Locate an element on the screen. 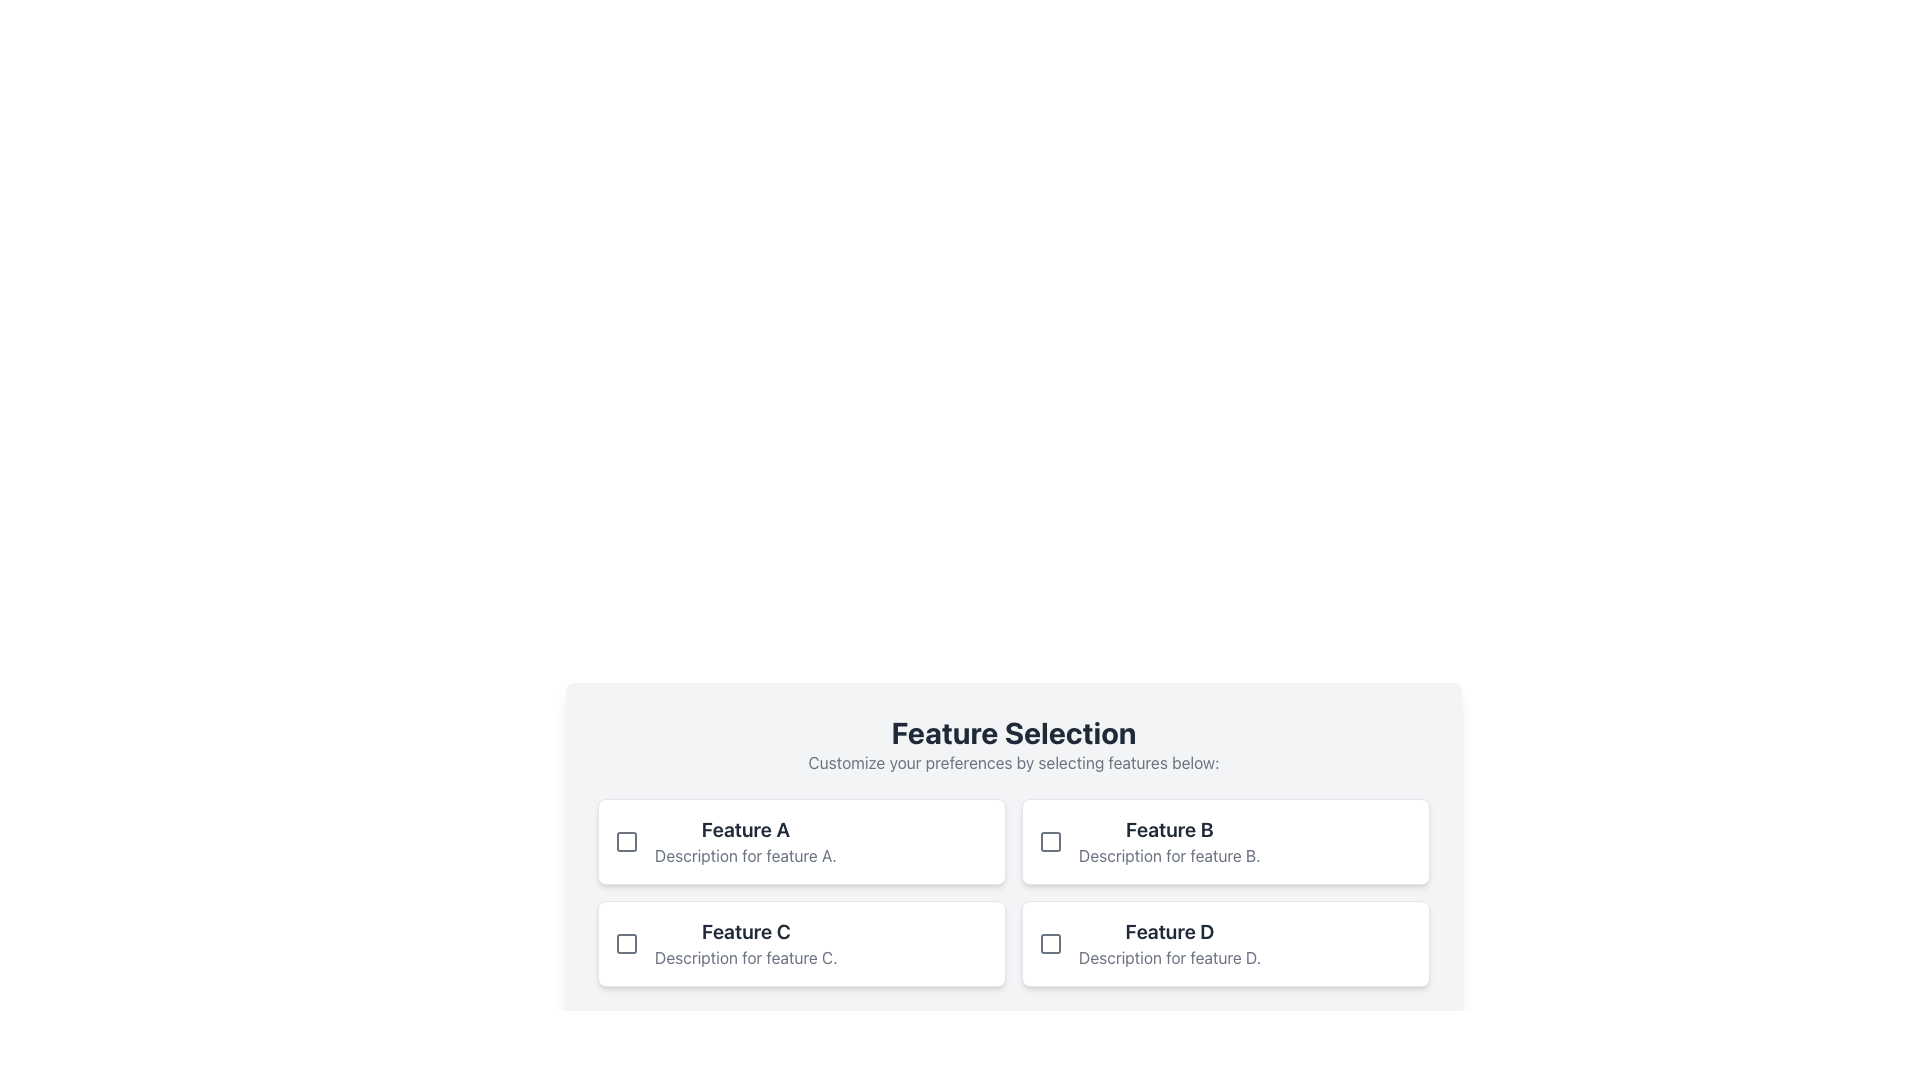  the Checkbox for 'Feature D' located in the bottom-right corner of the grid under 'Feature Selection' is located at coordinates (1224, 944).